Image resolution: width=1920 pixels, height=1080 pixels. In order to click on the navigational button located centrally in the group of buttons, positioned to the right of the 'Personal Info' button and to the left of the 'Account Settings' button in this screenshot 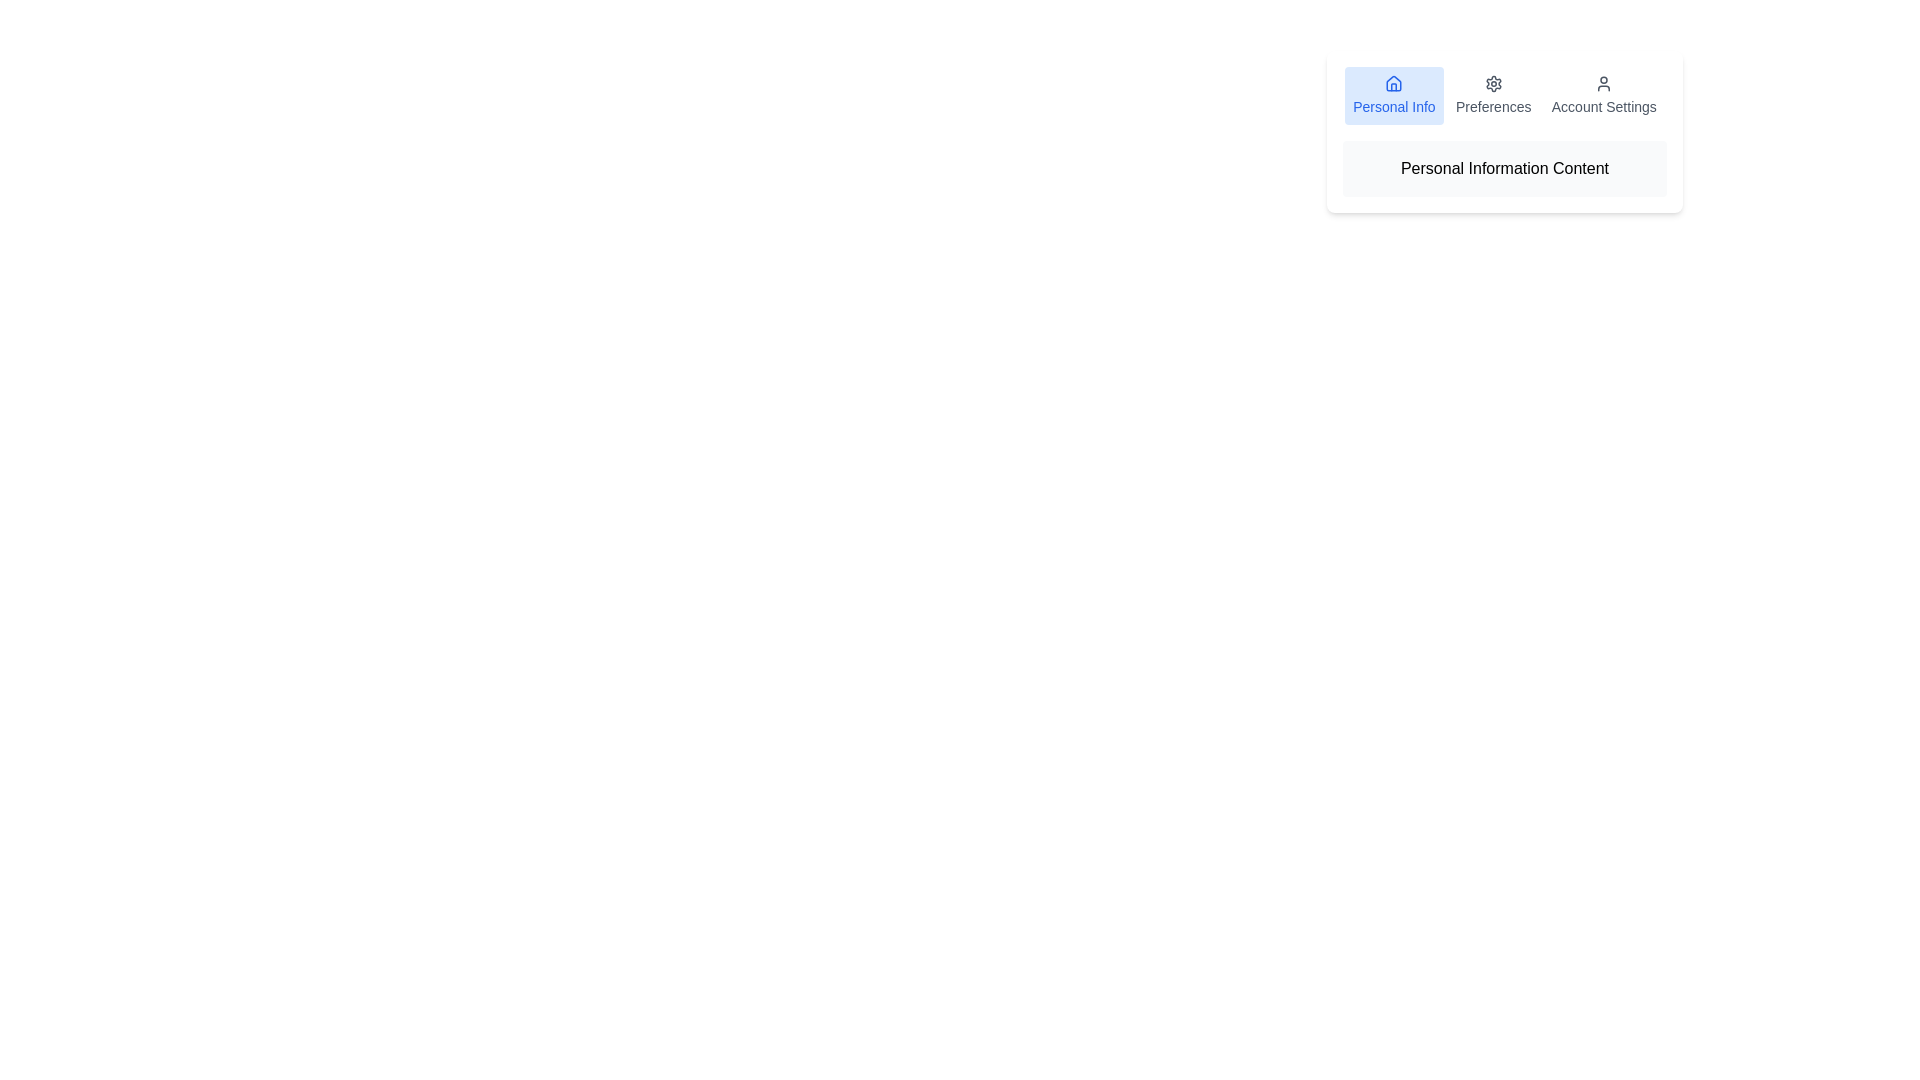, I will do `click(1493, 96)`.